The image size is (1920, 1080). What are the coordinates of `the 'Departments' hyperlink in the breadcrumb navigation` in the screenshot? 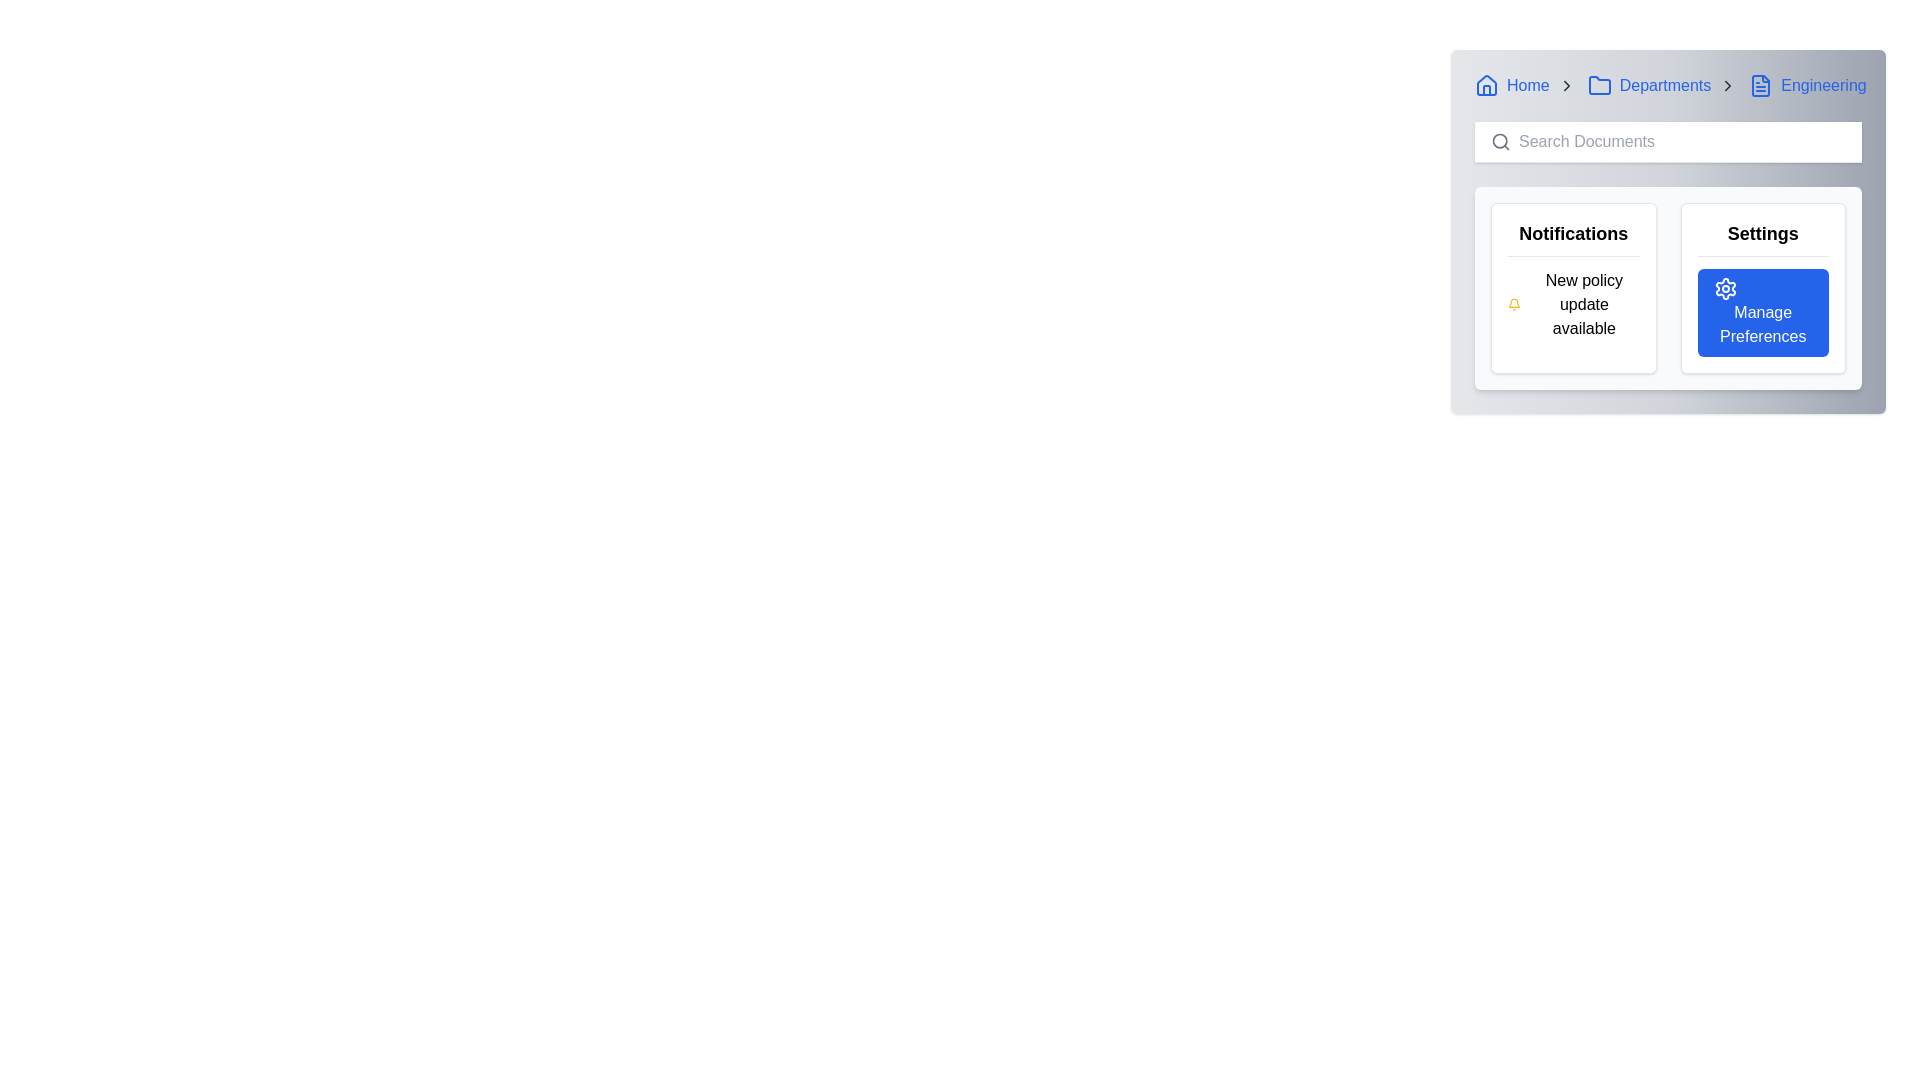 It's located at (1662, 84).